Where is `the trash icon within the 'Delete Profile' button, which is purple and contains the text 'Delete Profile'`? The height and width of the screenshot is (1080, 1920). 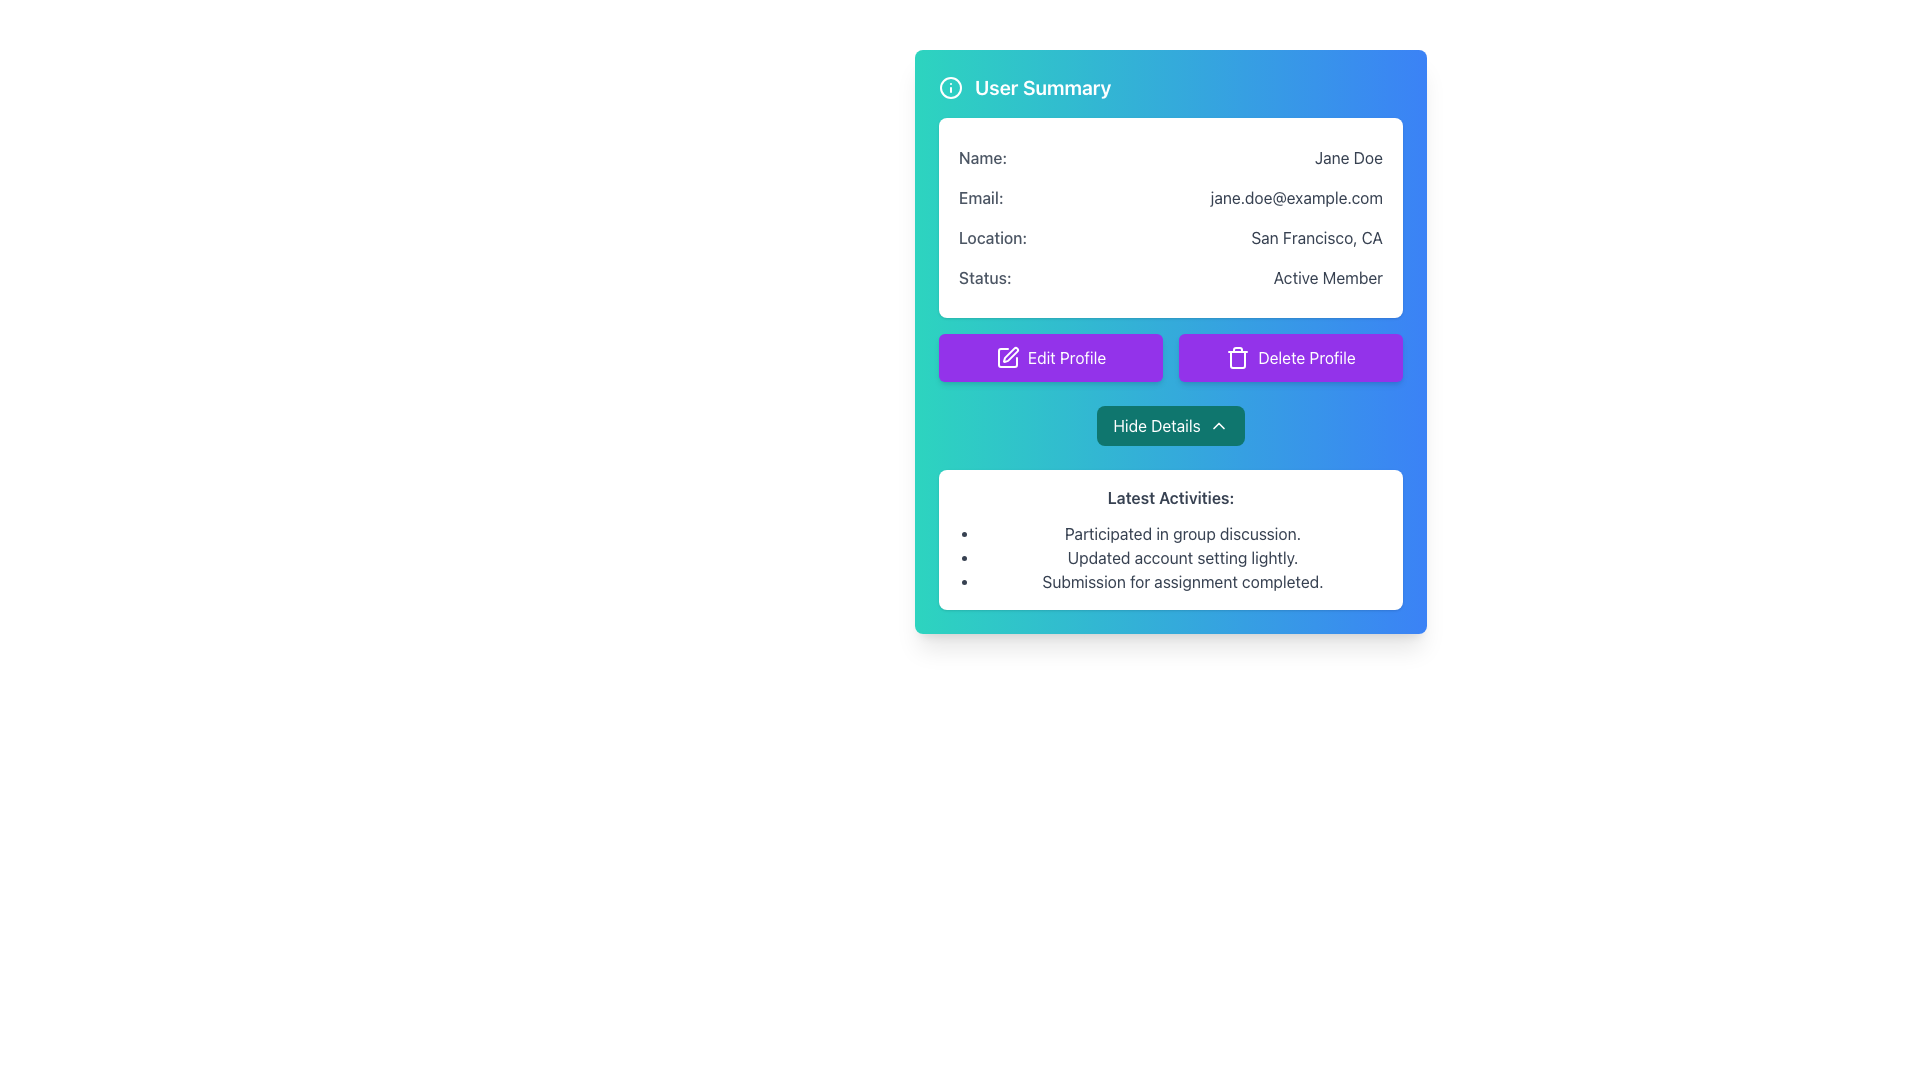
the trash icon within the 'Delete Profile' button, which is purple and contains the text 'Delete Profile' is located at coordinates (1237, 357).